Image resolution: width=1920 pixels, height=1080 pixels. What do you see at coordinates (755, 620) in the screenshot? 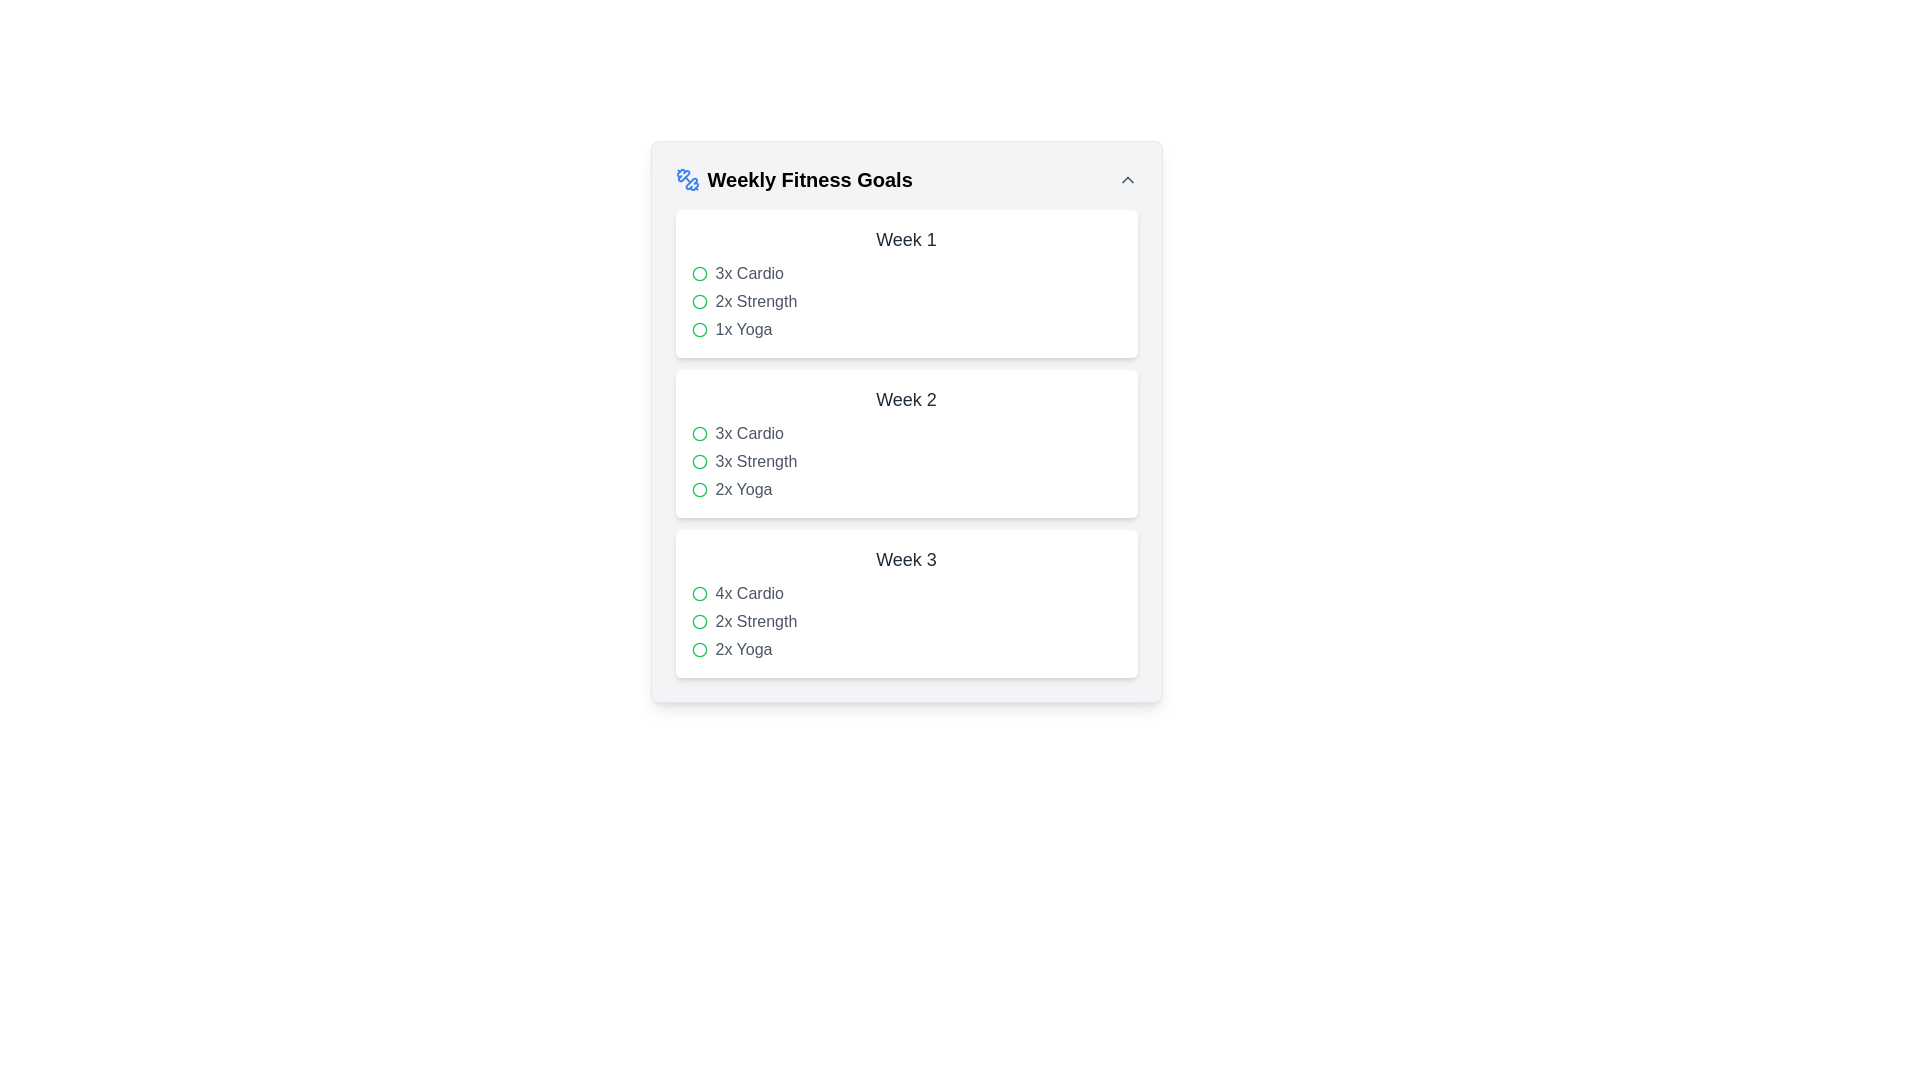
I see `the 'Strength' fitness activity text label that displays '2x' frequency within the Week 3 section of the Weekly Fitness Goals card, positioned between '4x Cardio' and '2x Yoga'` at bounding box center [755, 620].